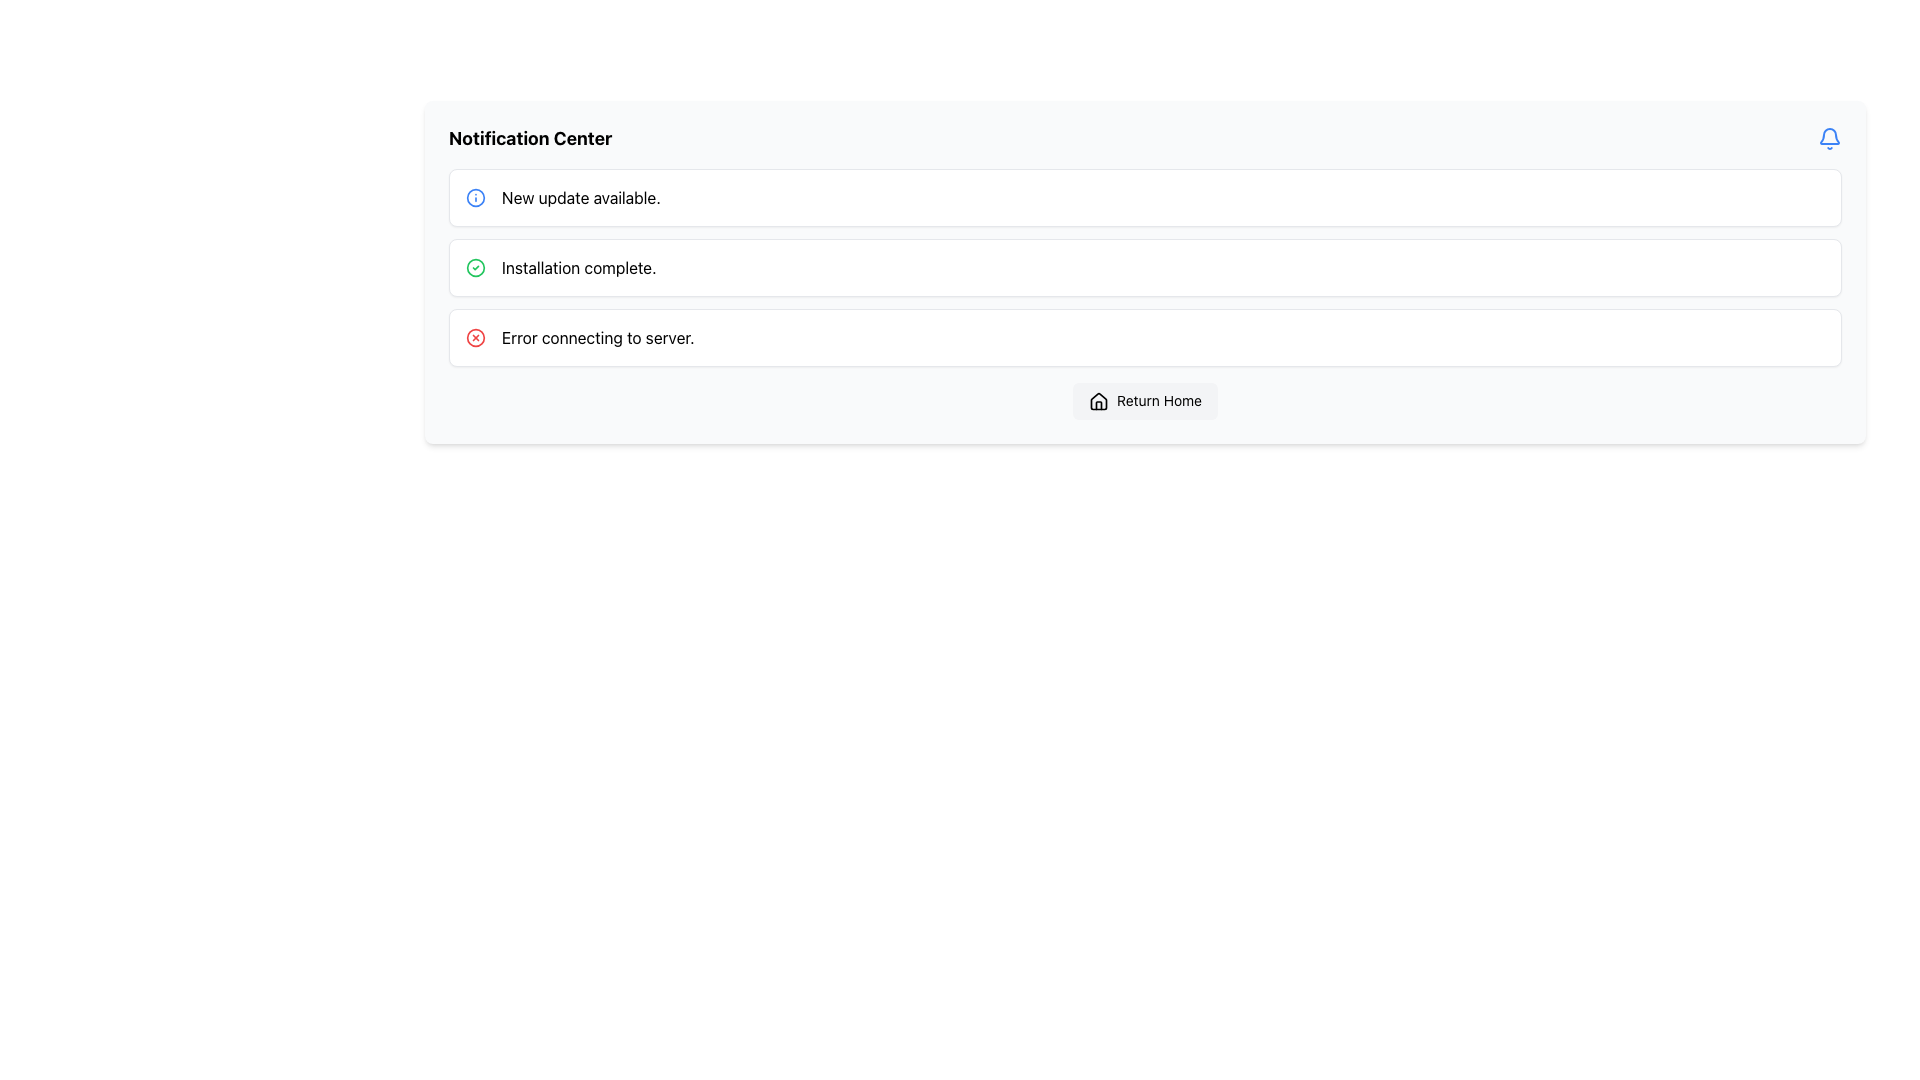 This screenshot has width=1920, height=1080. I want to click on the 'Return Home' button with a light gray background and home-shaped icon, located at the center of the notification card, so click(1145, 401).